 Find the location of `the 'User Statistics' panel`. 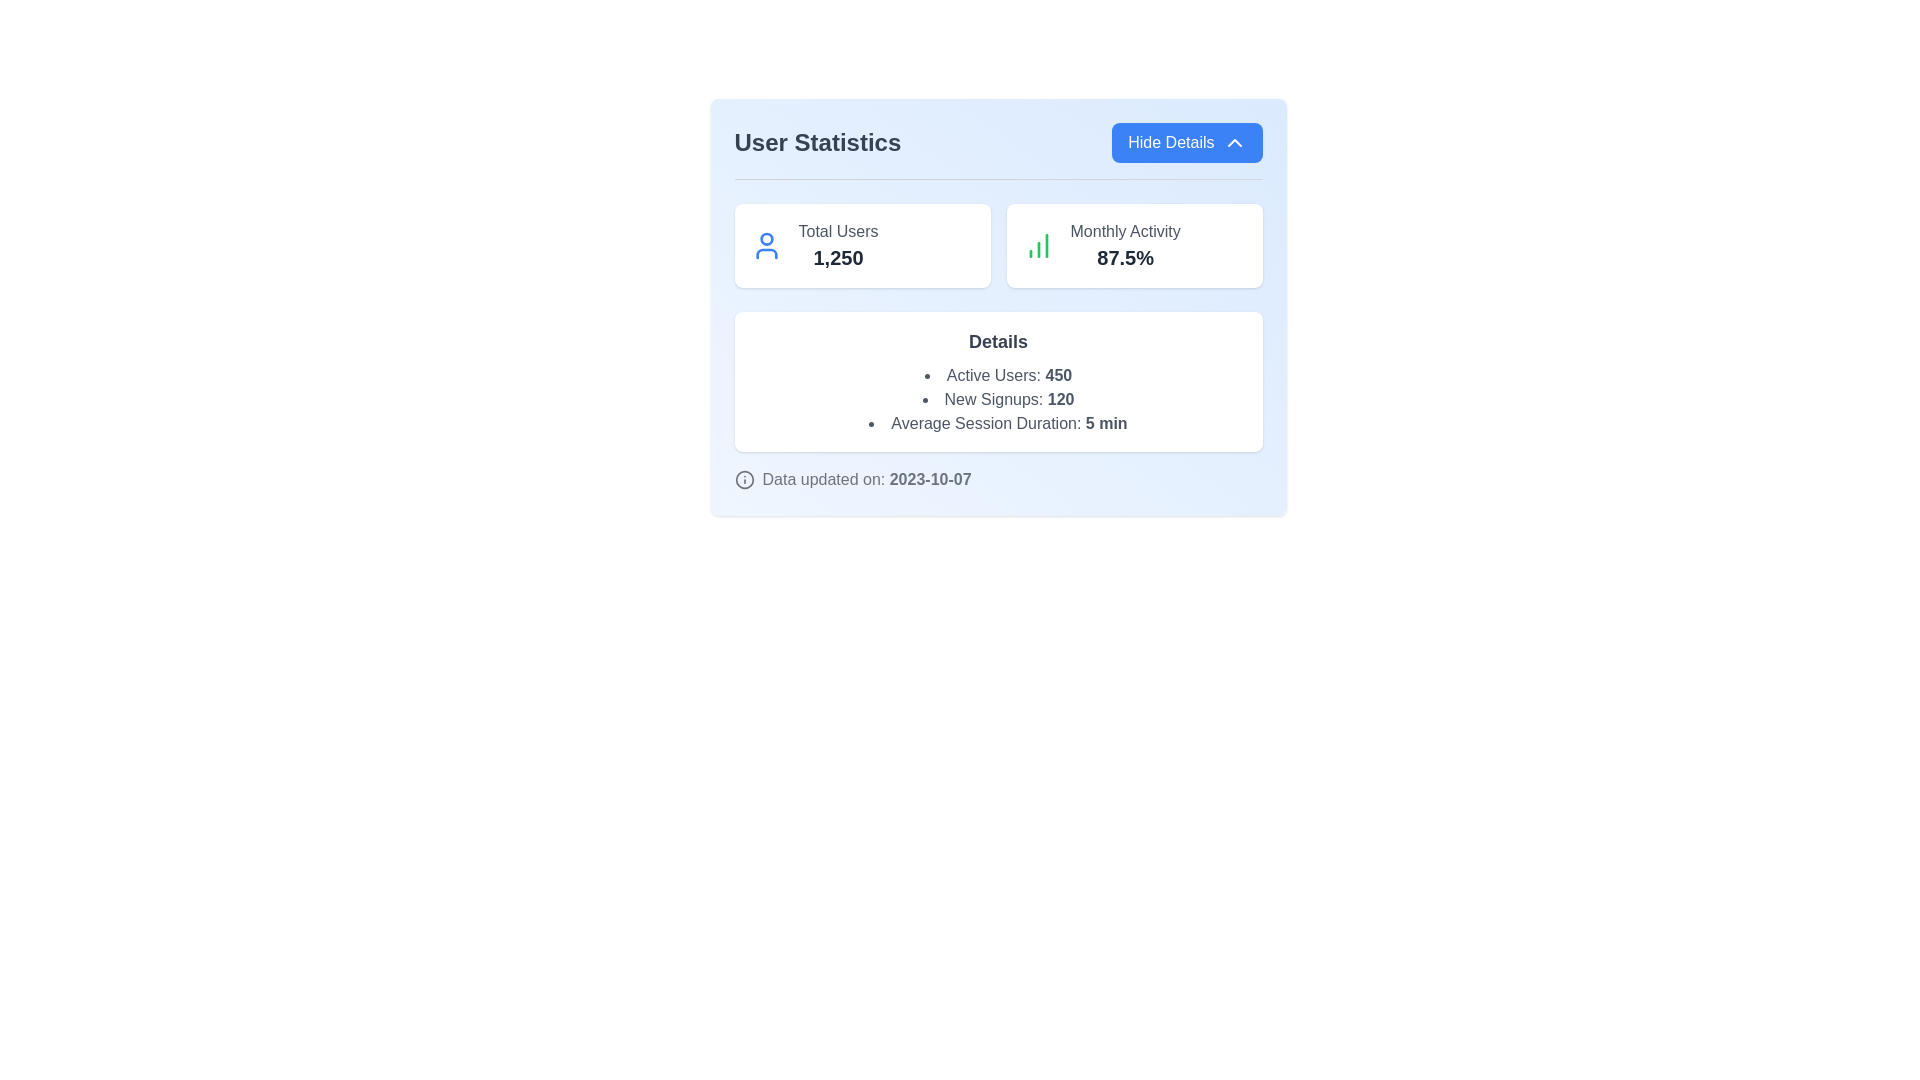

the 'User Statistics' panel is located at coordinates (998, 307).